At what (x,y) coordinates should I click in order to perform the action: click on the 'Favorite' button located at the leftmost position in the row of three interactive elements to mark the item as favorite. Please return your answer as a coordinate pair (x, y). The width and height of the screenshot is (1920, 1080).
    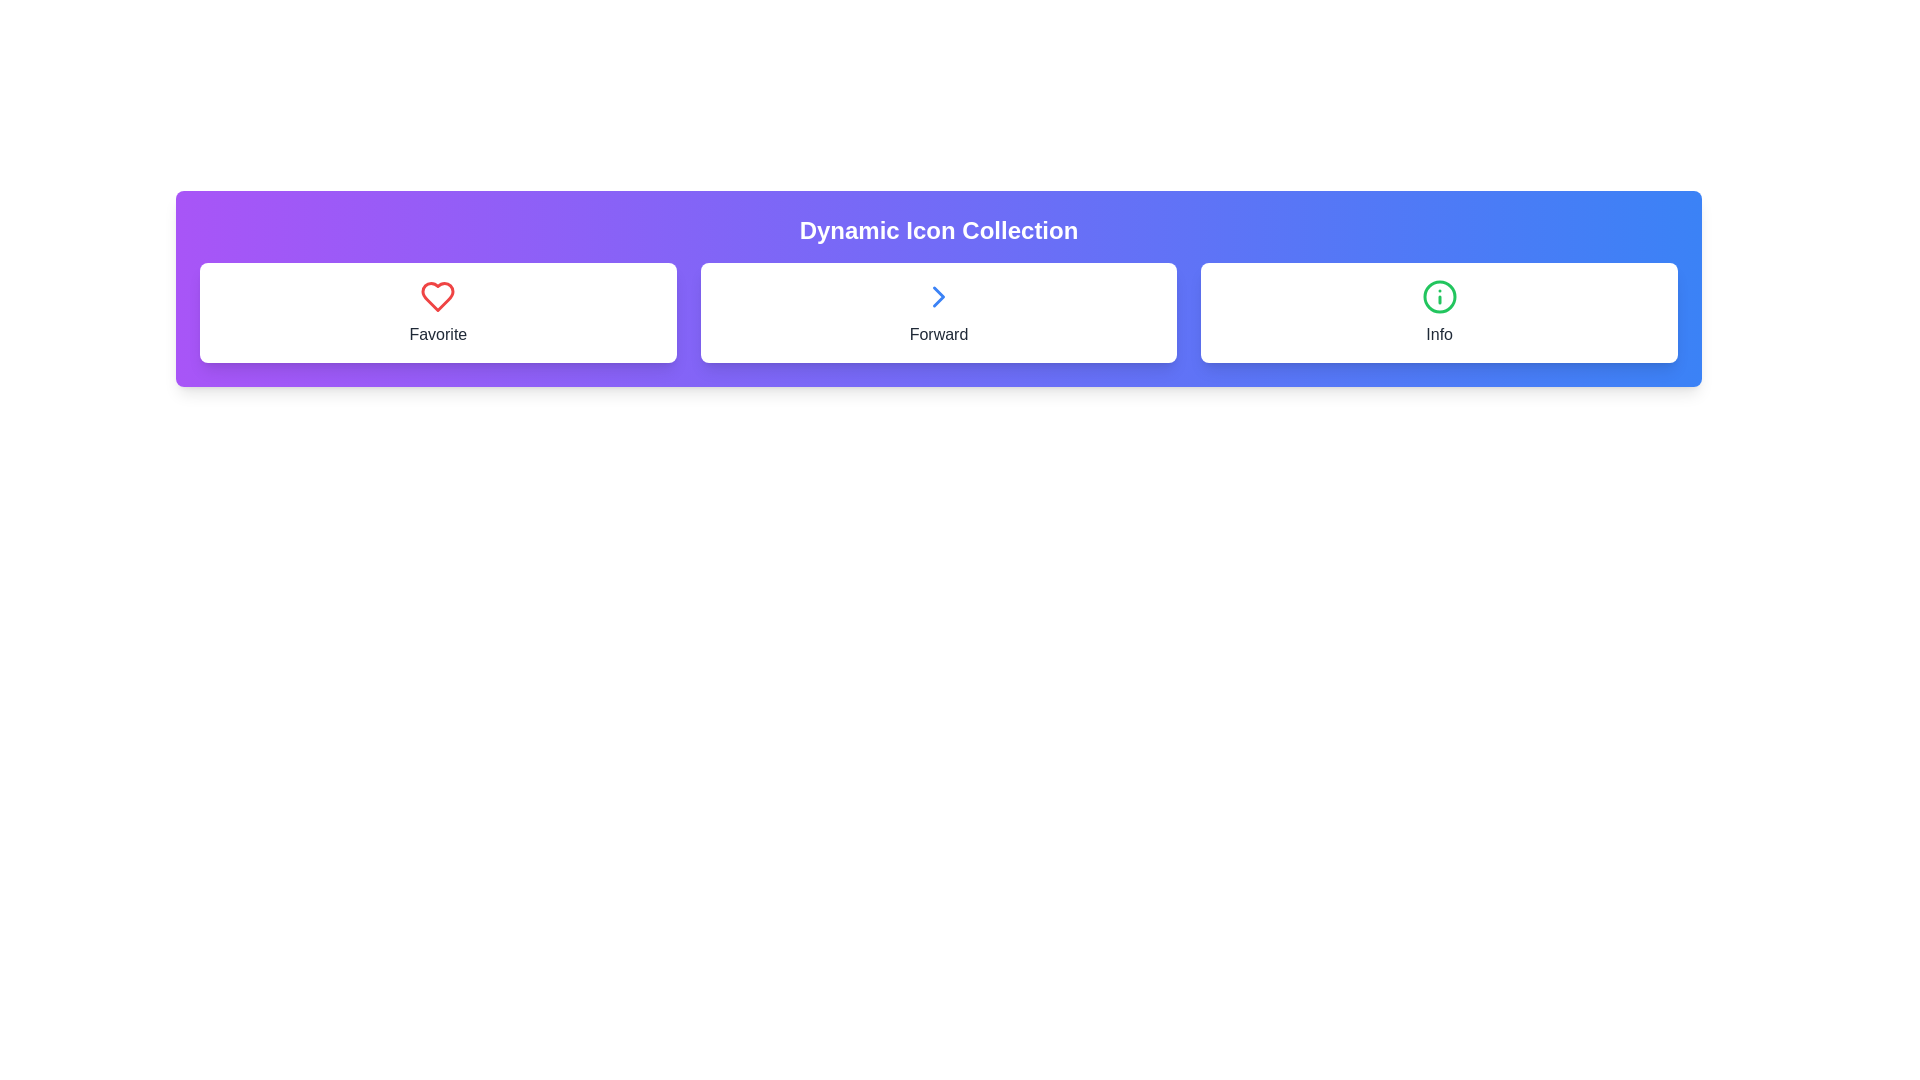
    Looking at the image, I should click on (437, 312).